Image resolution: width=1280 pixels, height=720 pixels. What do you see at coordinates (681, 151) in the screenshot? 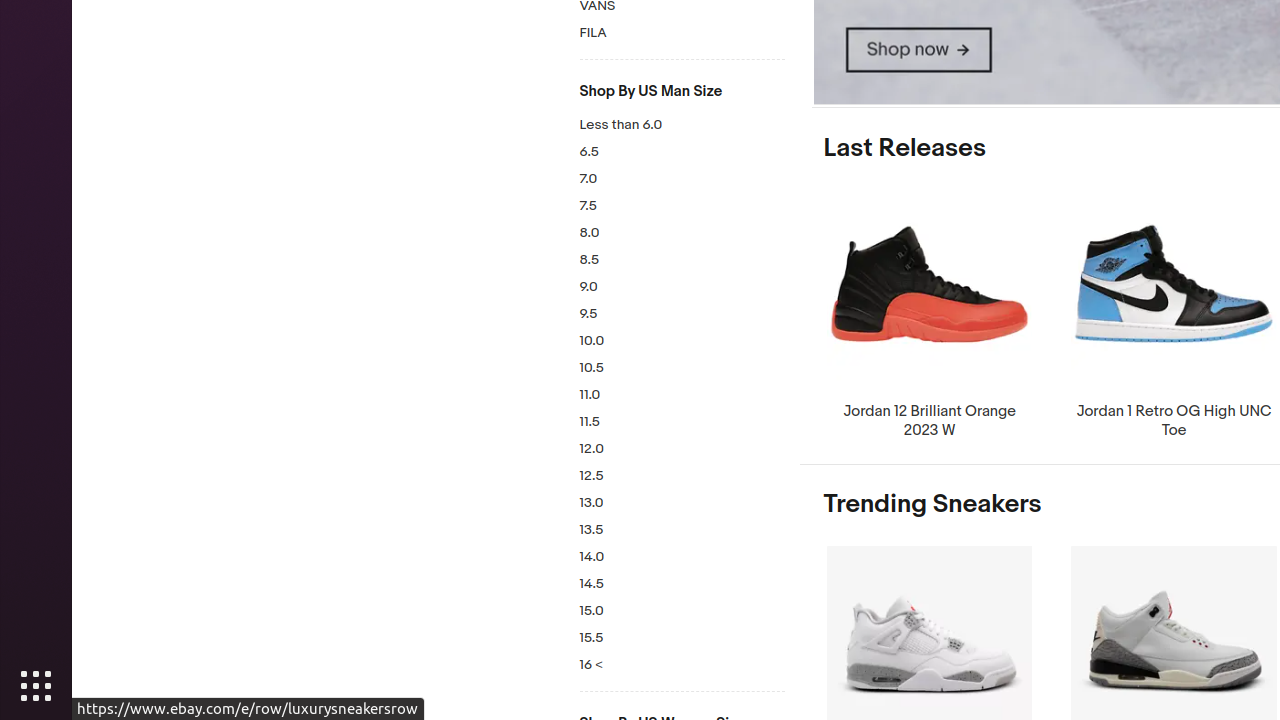
I see `'6.5'` at bounding box center [681, 151].